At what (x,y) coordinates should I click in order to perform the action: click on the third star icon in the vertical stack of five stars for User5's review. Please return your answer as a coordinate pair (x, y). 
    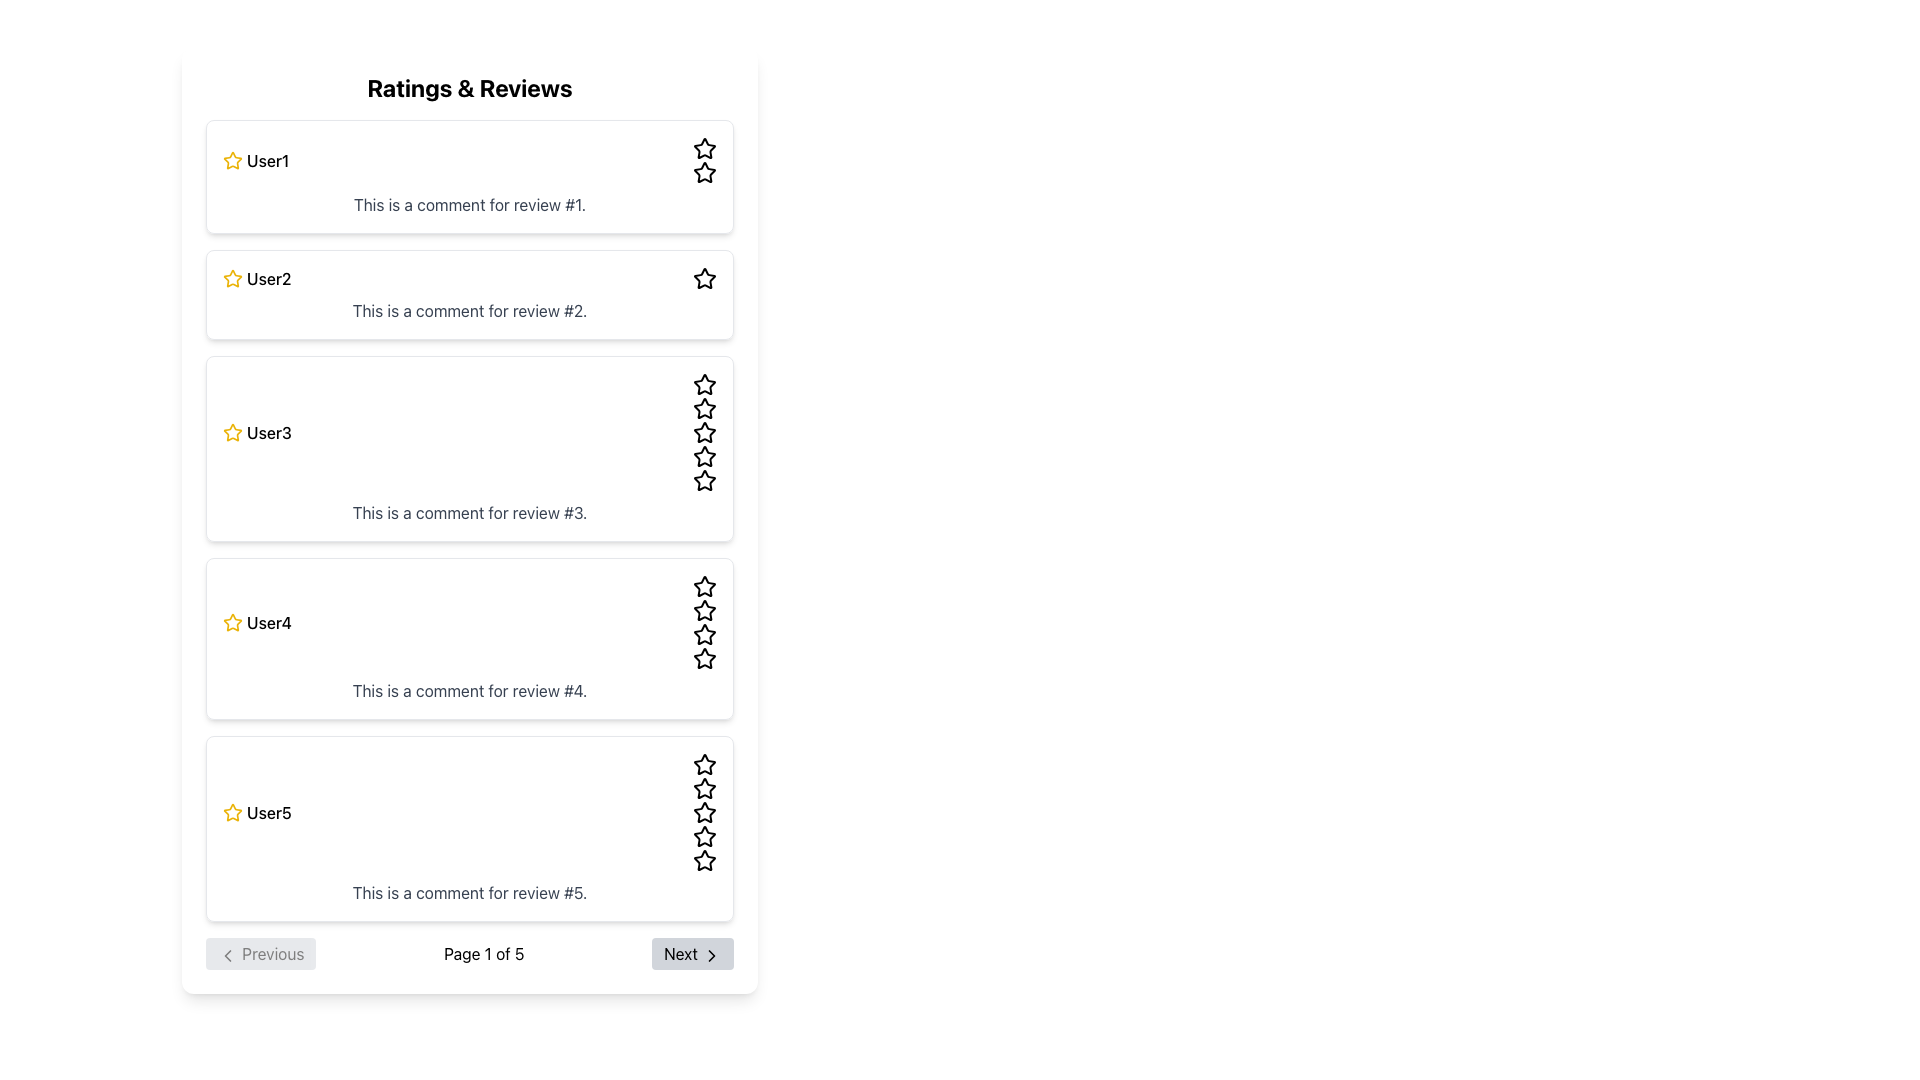
    Looking at the image, I should click on (705, 812).